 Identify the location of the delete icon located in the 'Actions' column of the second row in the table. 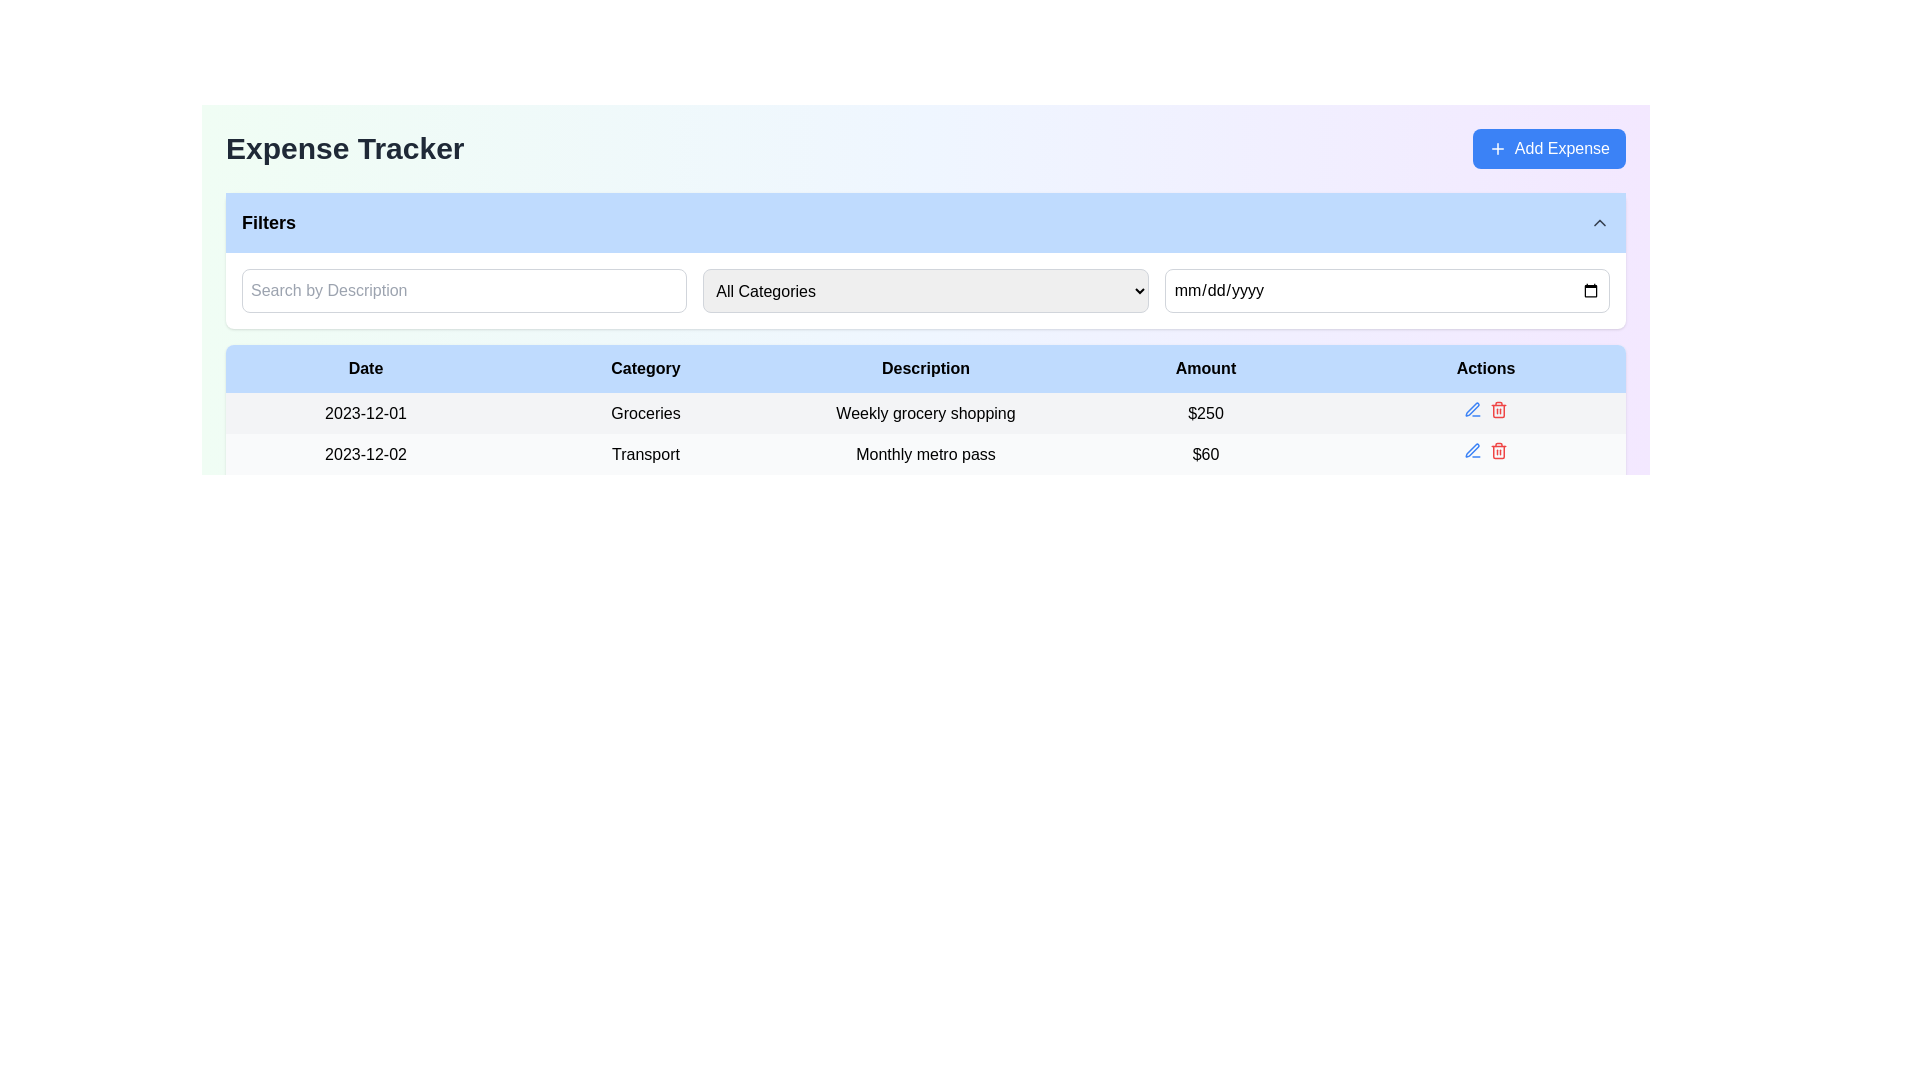
(1498, 408).